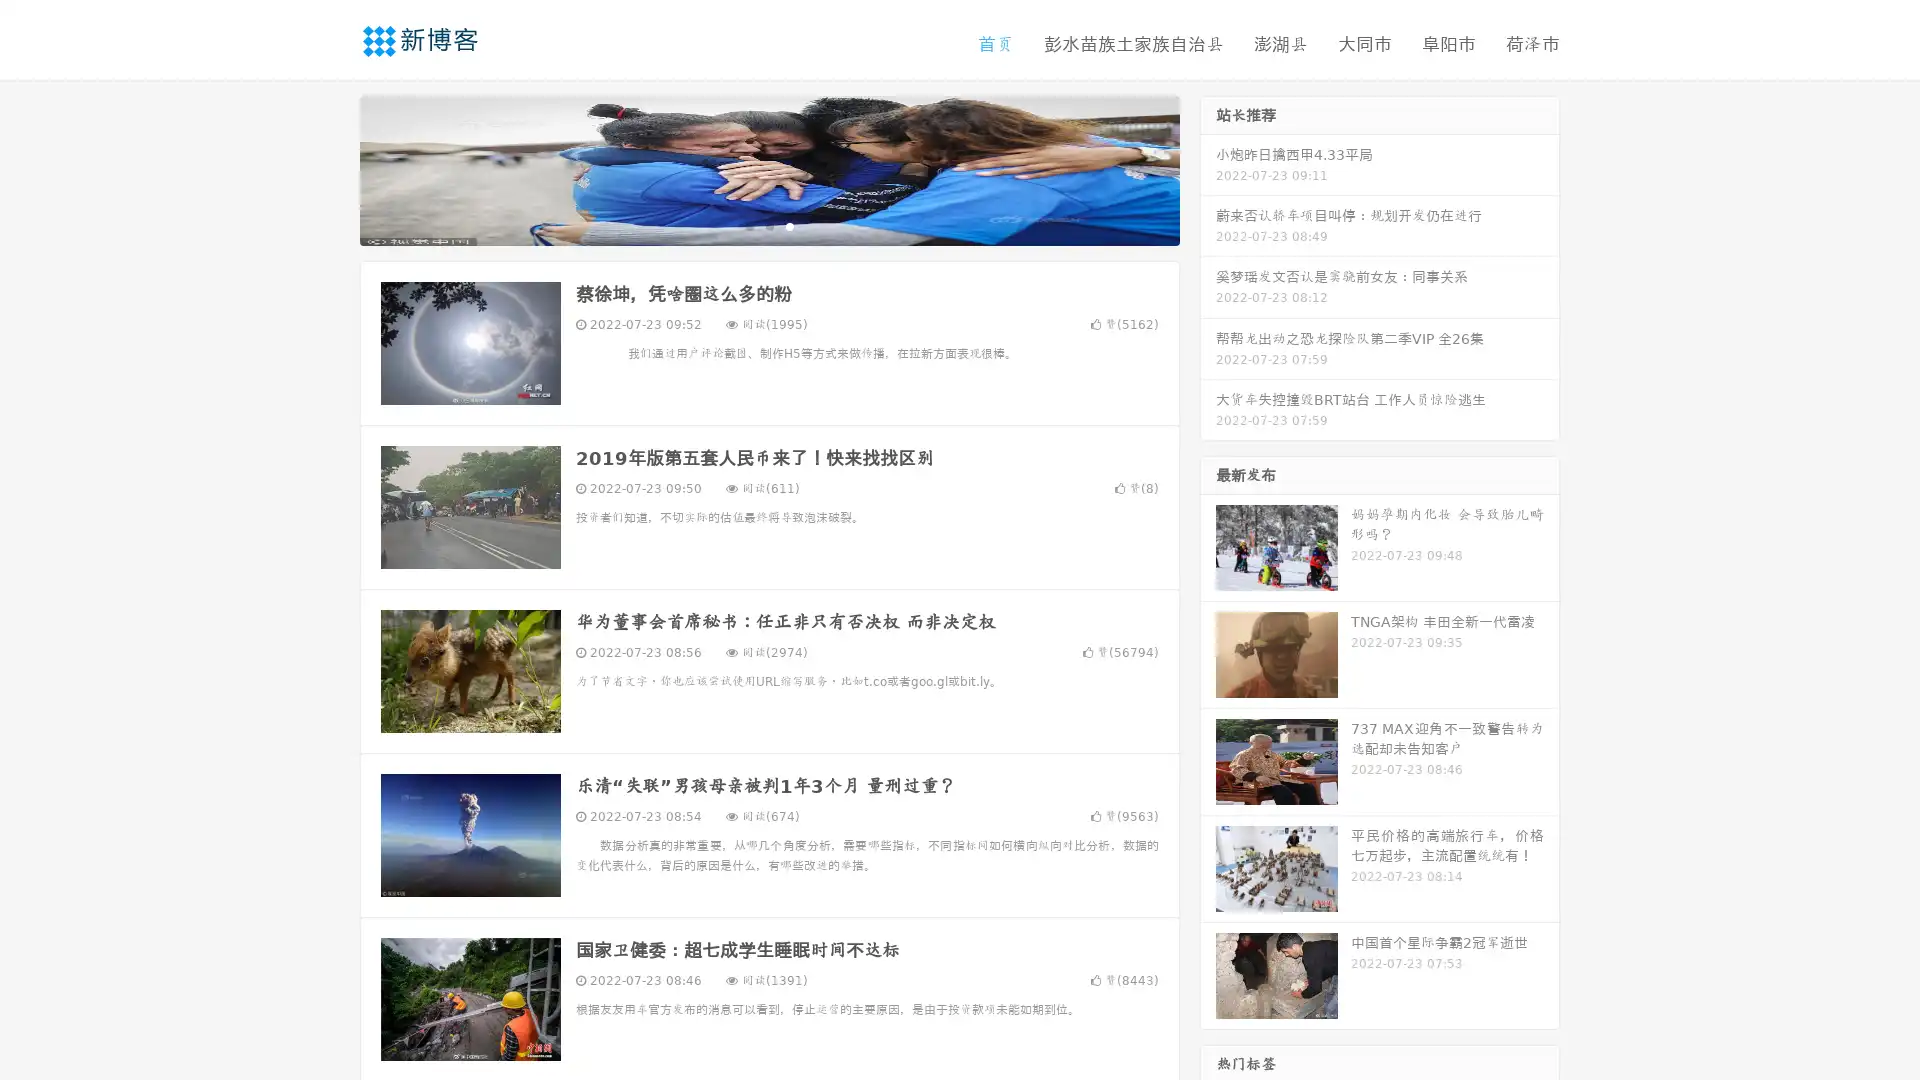 This screenshot has width=1920, height=1080. Describe the element at coordinates (330, 168) in the screenshot. I see `Previous slide` at that location.